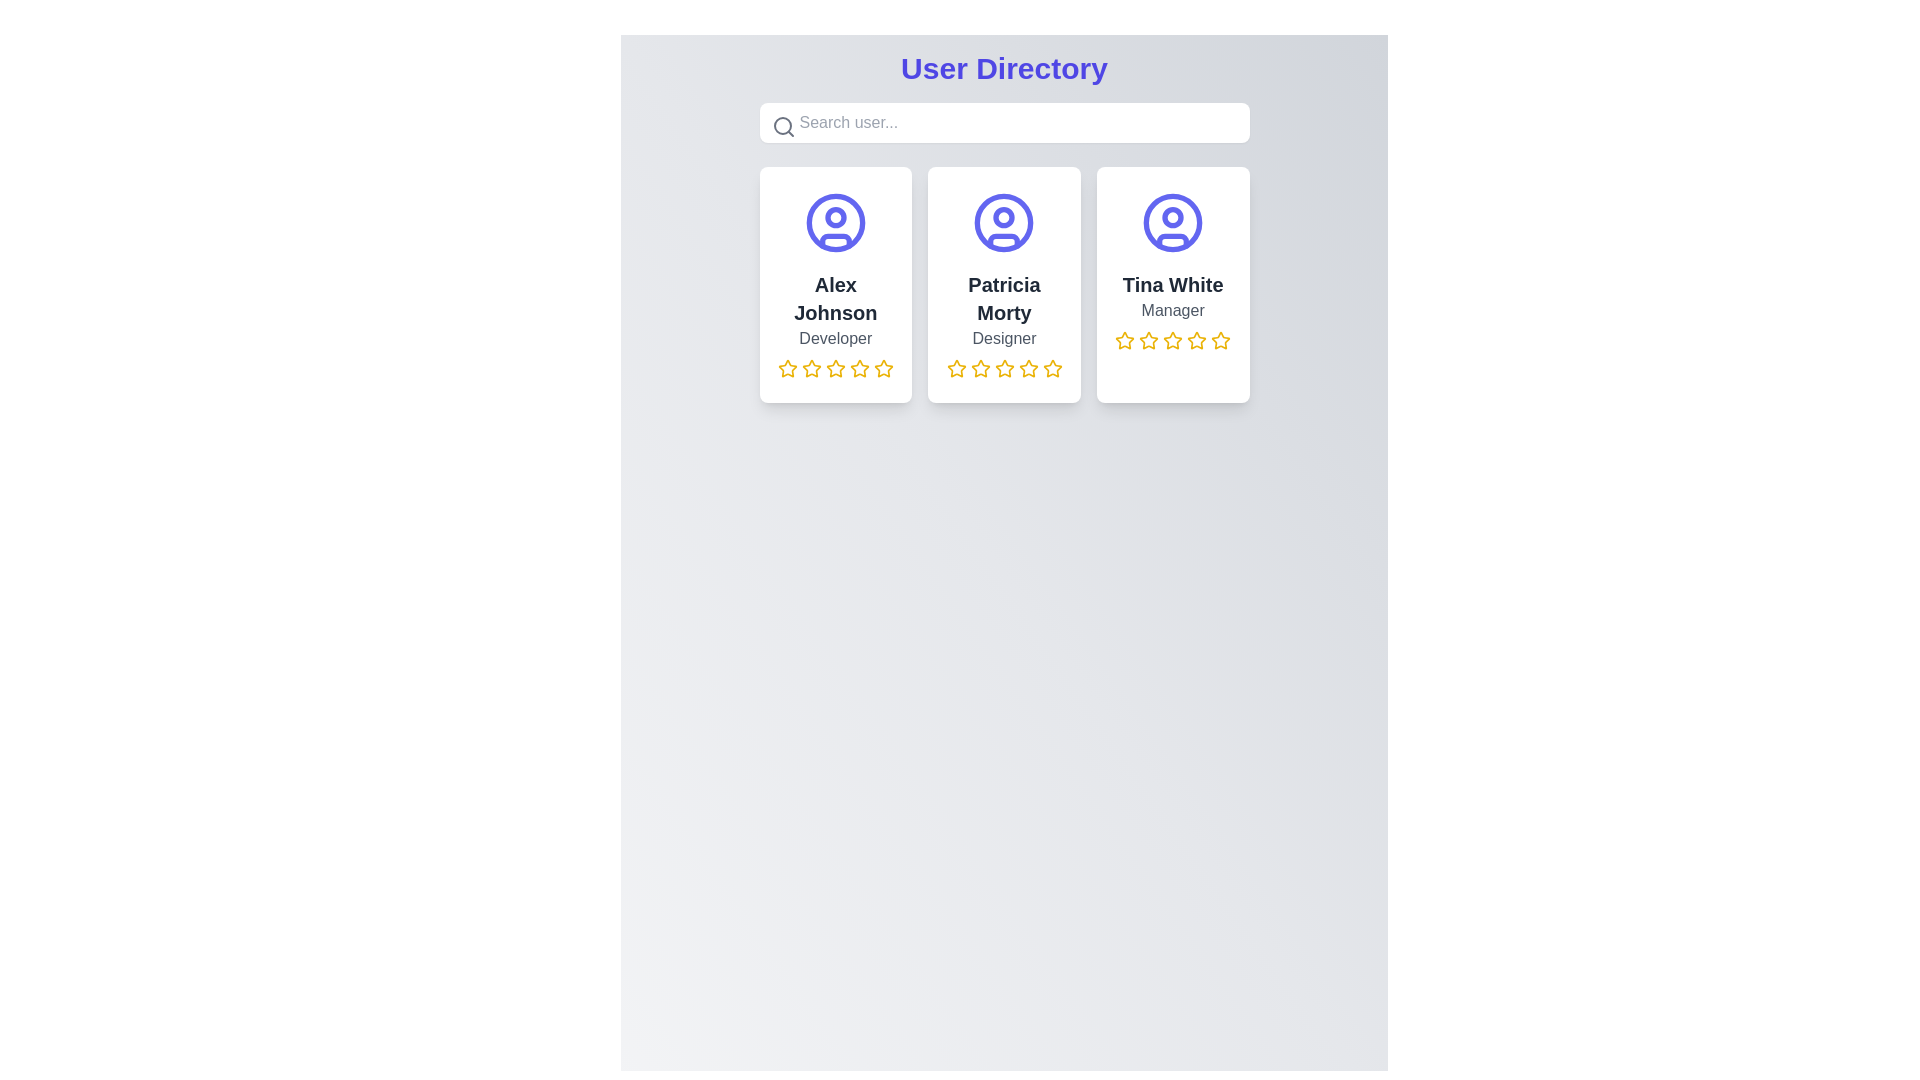  Describe the element at coordinates (811, 368) in the screenshot. I see `the leftmost rating star icon beneath the name 'Alex Johnson' to provide a rating` at that location.